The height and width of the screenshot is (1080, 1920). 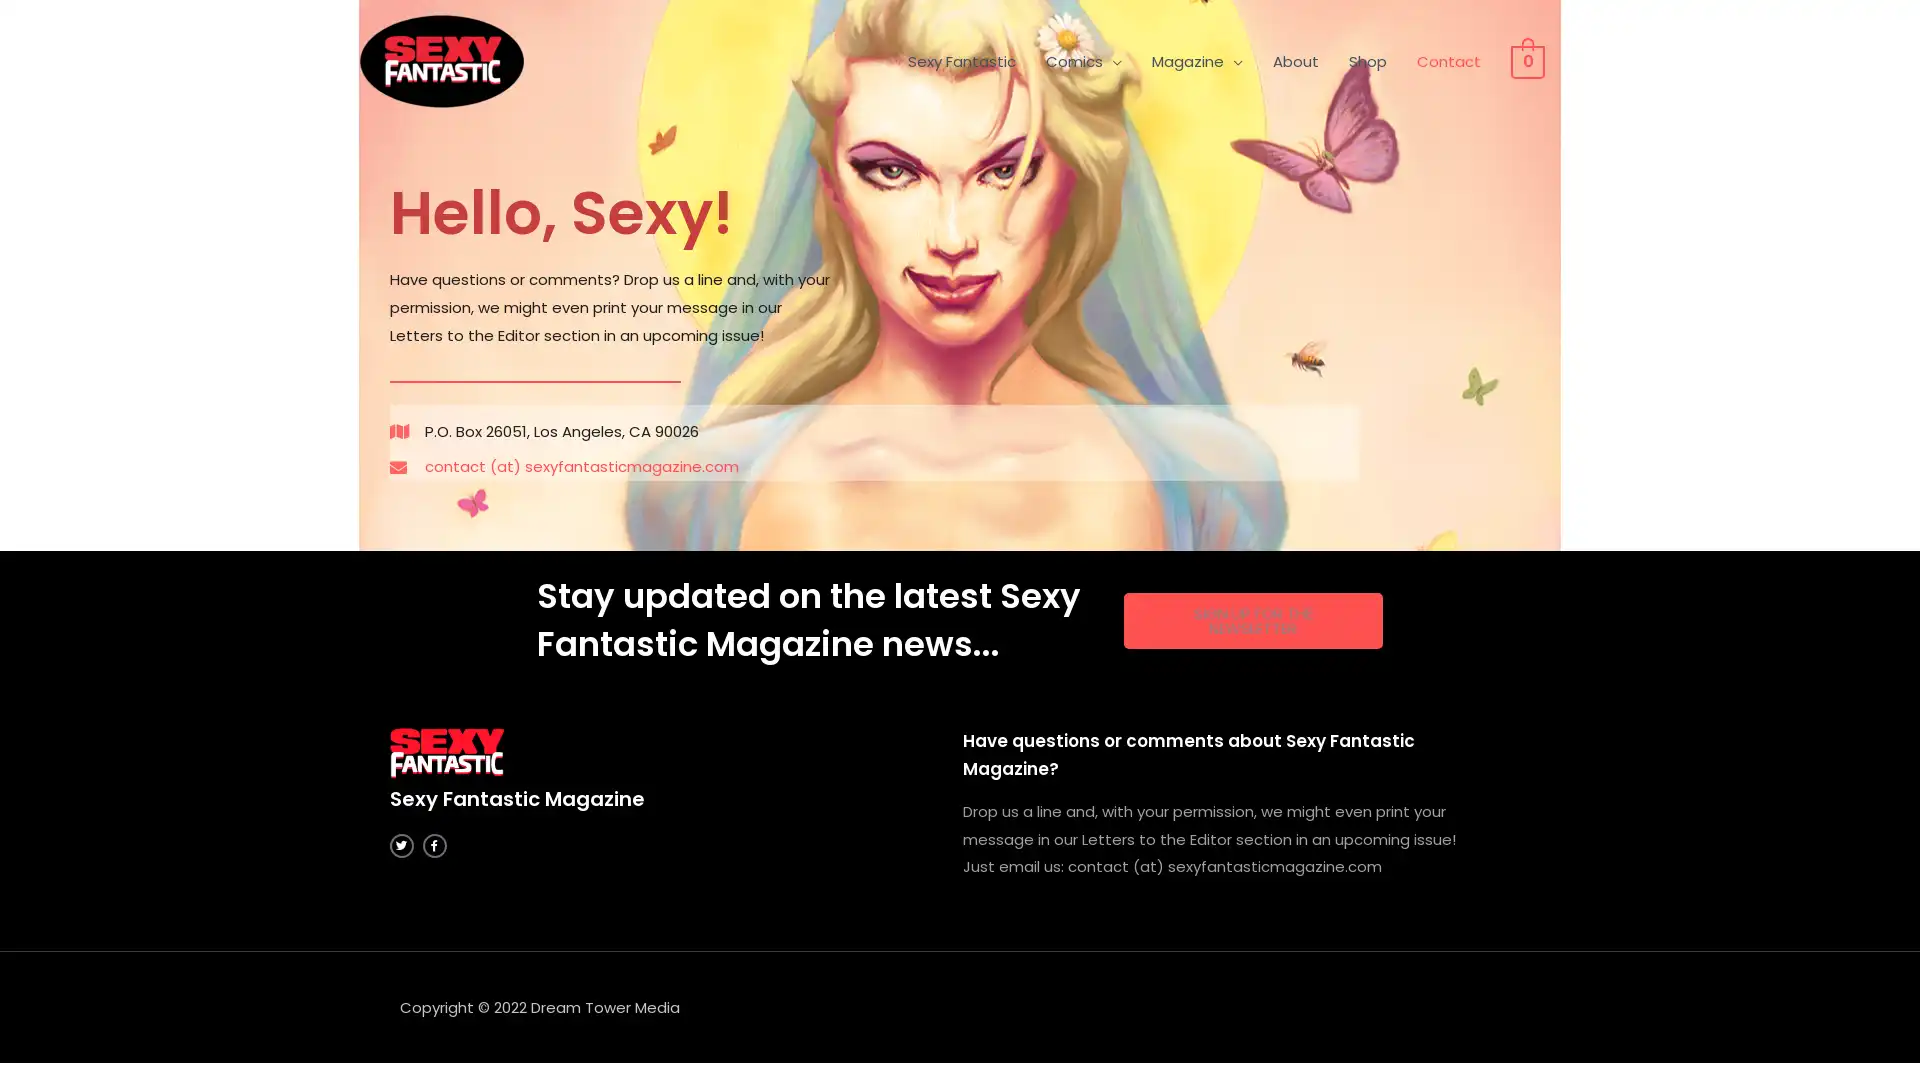 I want to click on SIGN UP FOR THE NEWSLETTER, so click(x=1251, y=619).